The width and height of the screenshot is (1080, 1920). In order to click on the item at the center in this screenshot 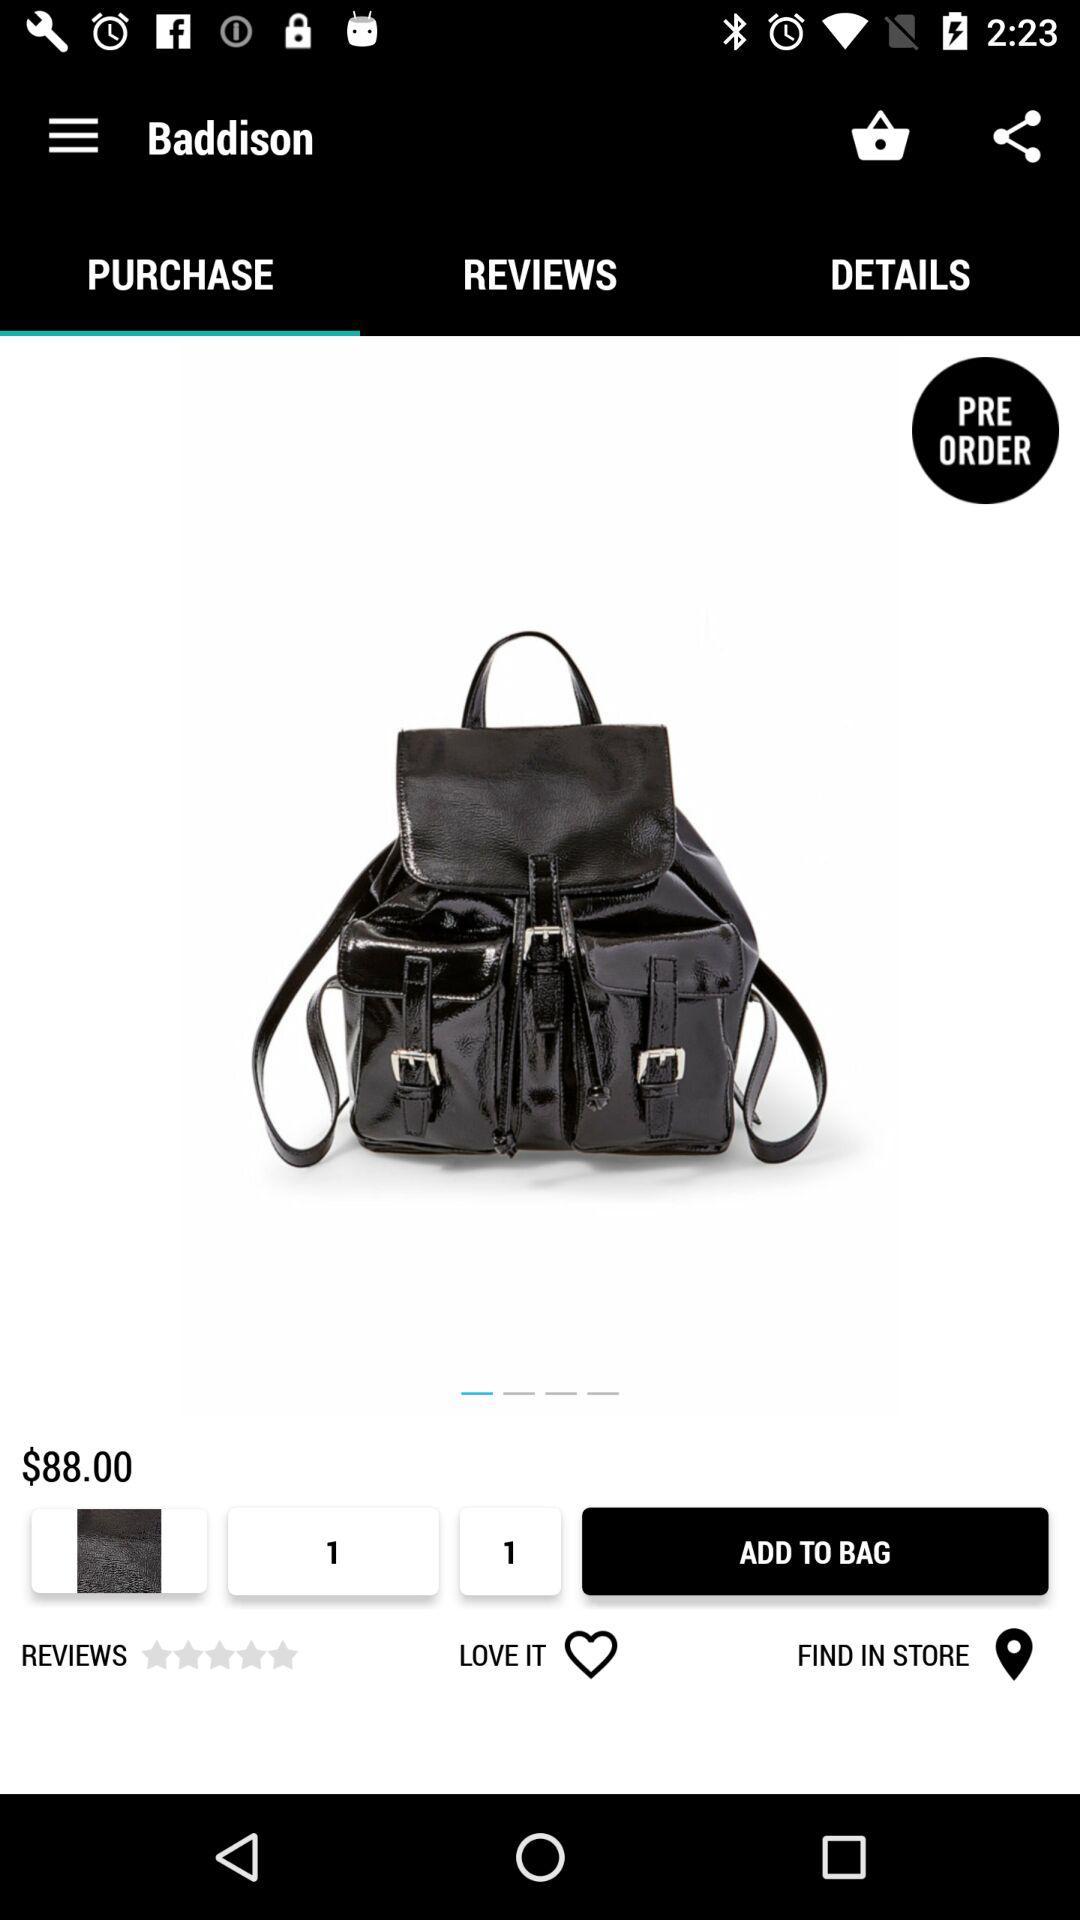, I will do `click(540, 876)`.